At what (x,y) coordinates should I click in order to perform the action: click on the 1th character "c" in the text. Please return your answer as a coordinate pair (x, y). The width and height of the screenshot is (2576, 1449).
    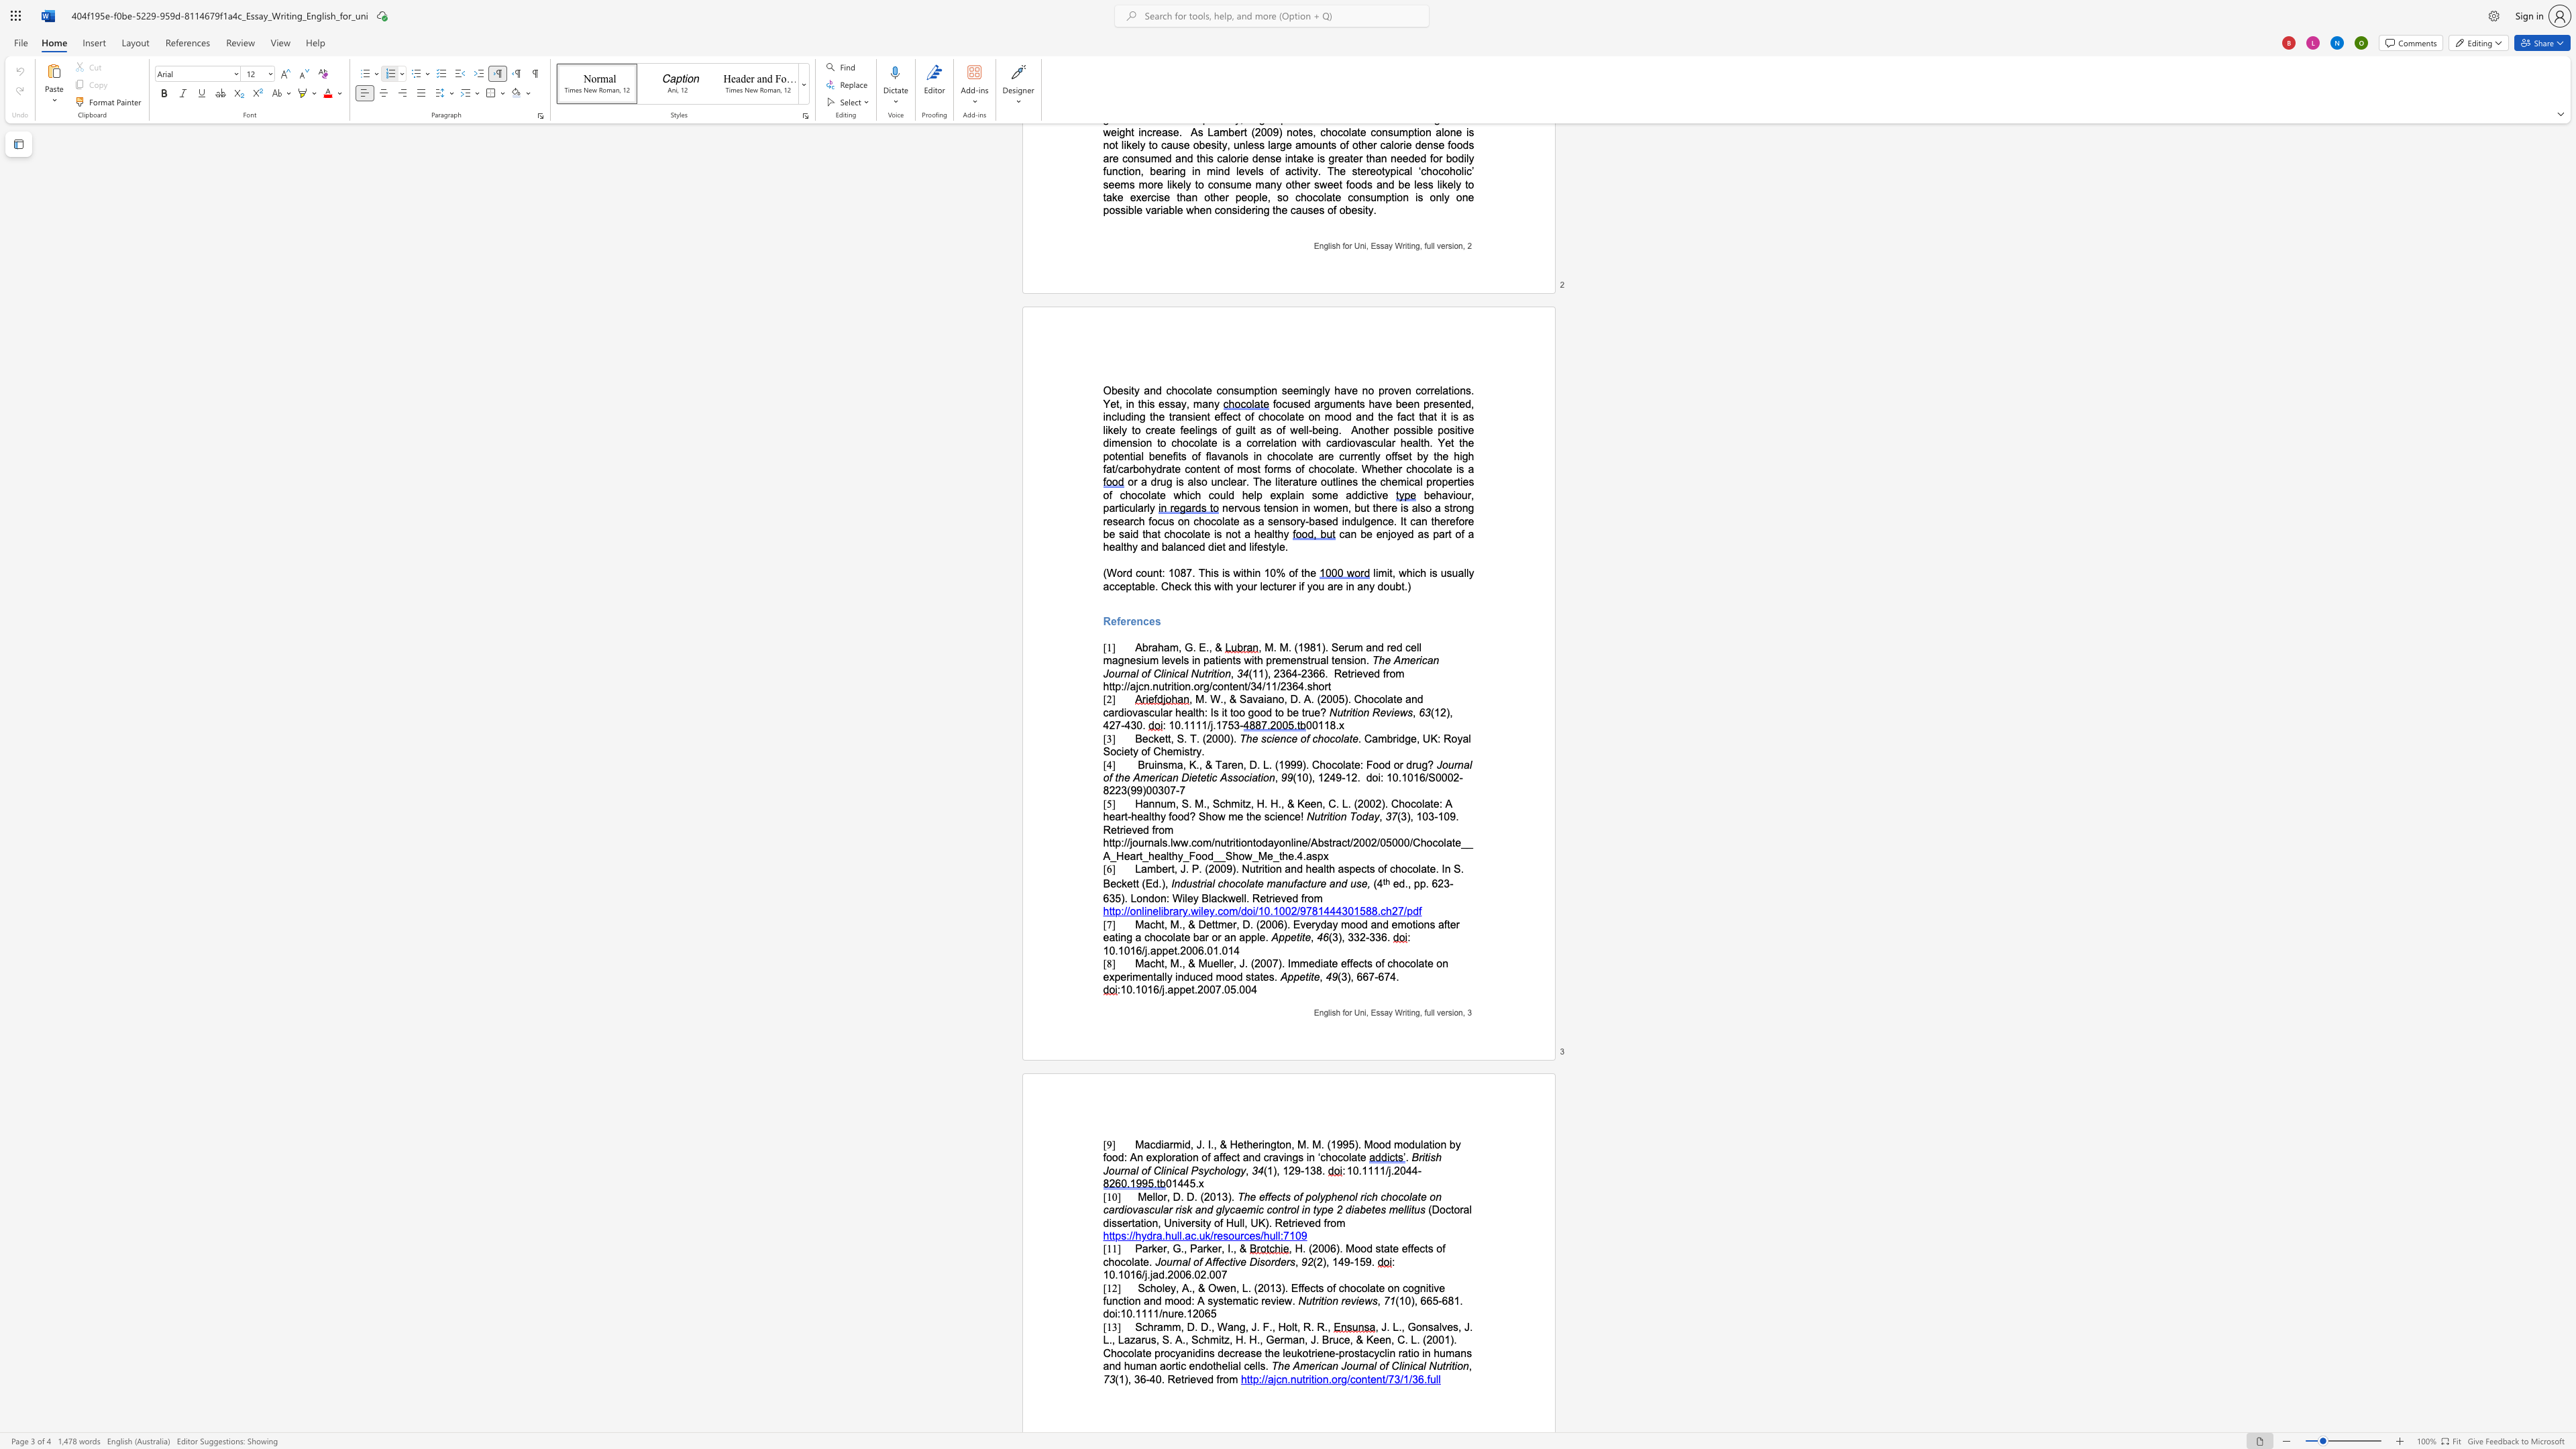
    Looking at the image, I should click on (1220, 910).